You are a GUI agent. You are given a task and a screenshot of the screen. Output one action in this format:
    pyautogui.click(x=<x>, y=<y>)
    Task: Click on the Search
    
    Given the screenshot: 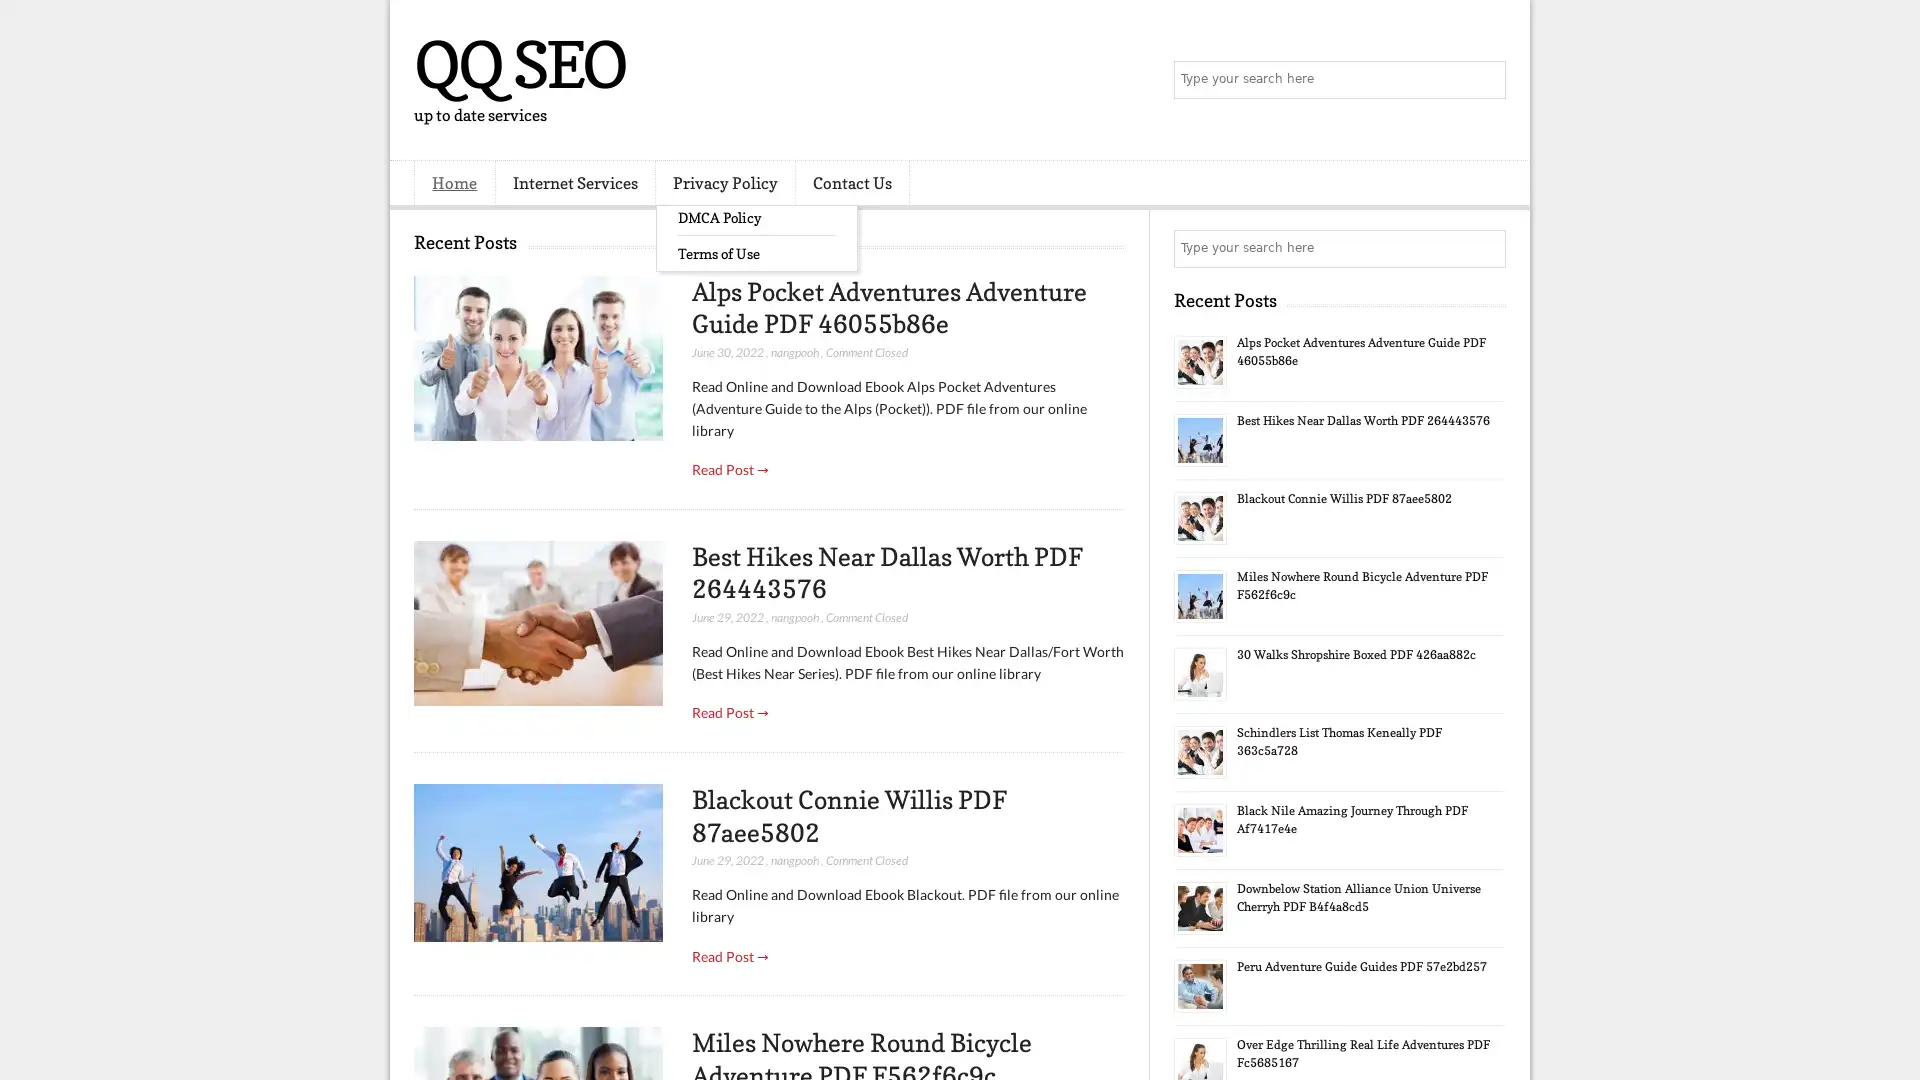 What is the action you would take?
    pyautogui.click(x=1485, y=248)
    